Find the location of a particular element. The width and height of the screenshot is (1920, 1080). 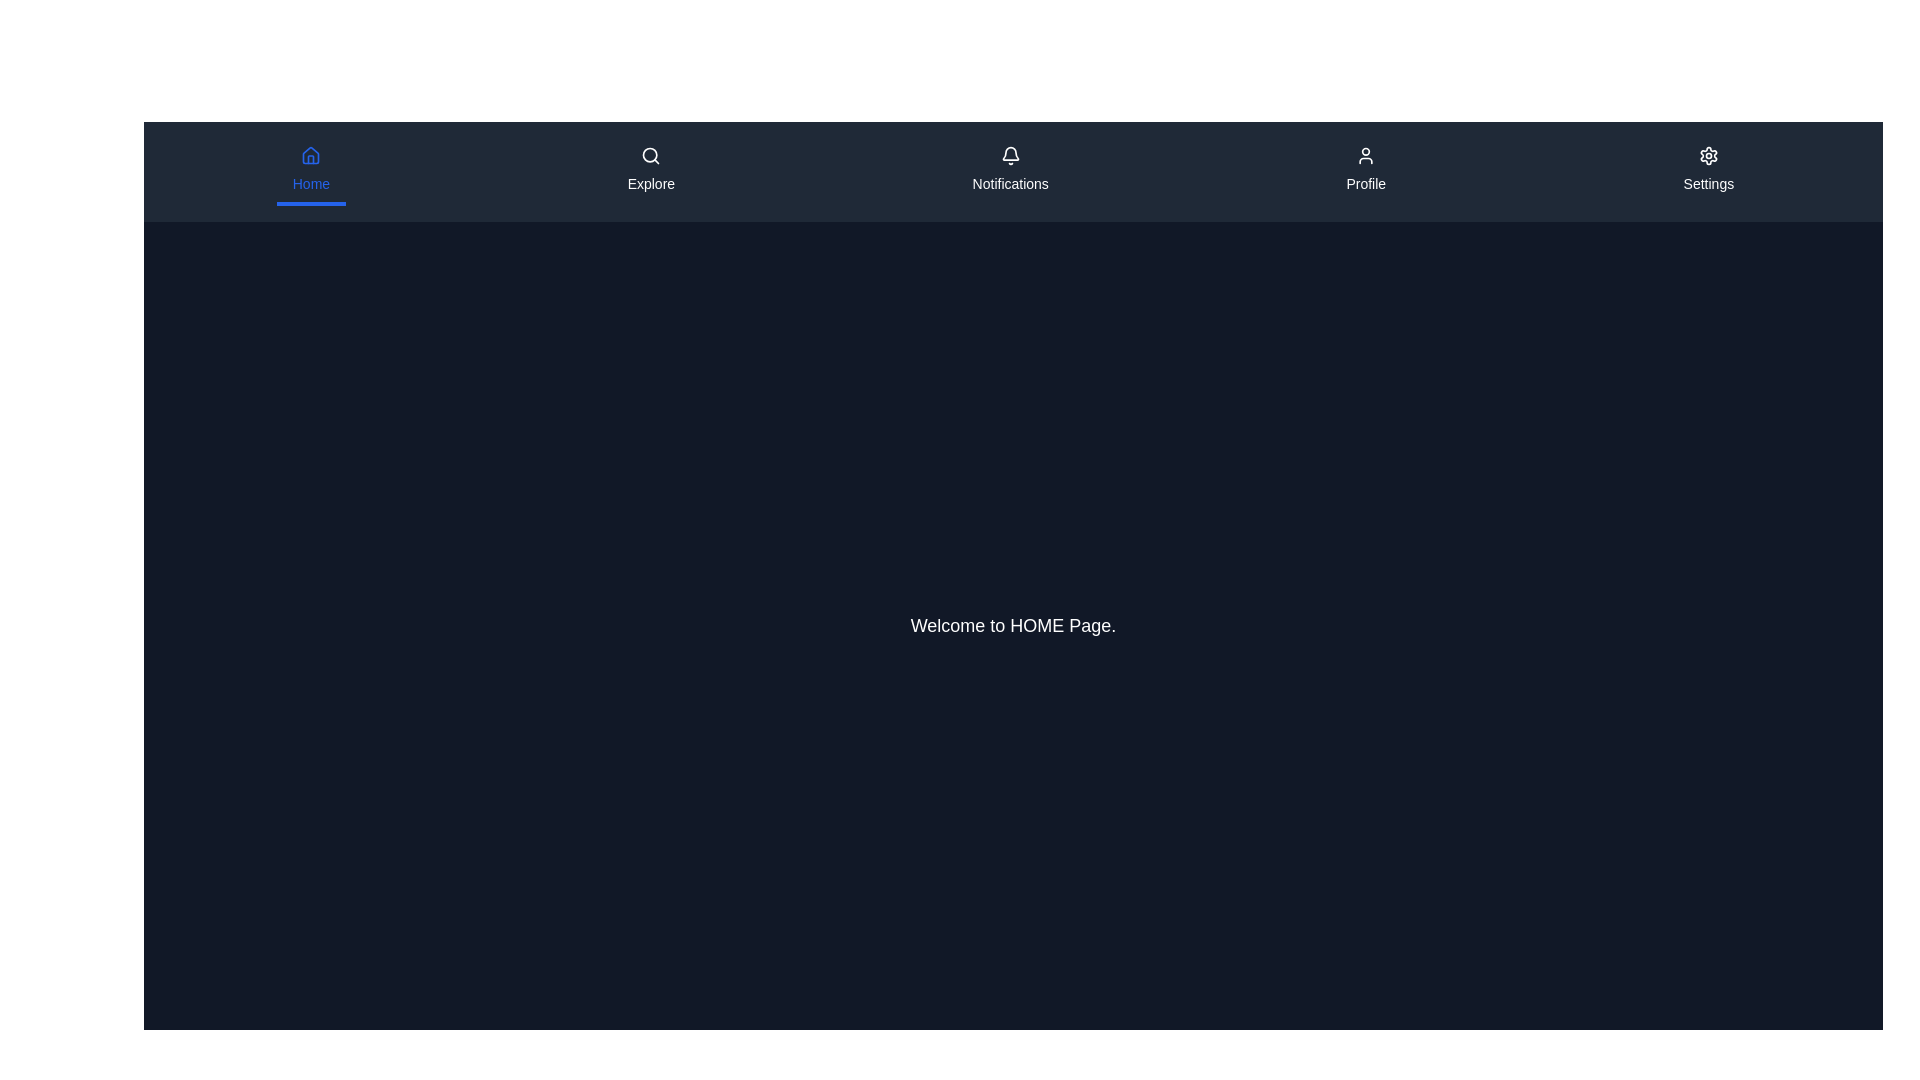

the welcoming message indicating that the user is on the home page of the application, which is centrally positioned in the main content area is located at coordinates (1013, 624).